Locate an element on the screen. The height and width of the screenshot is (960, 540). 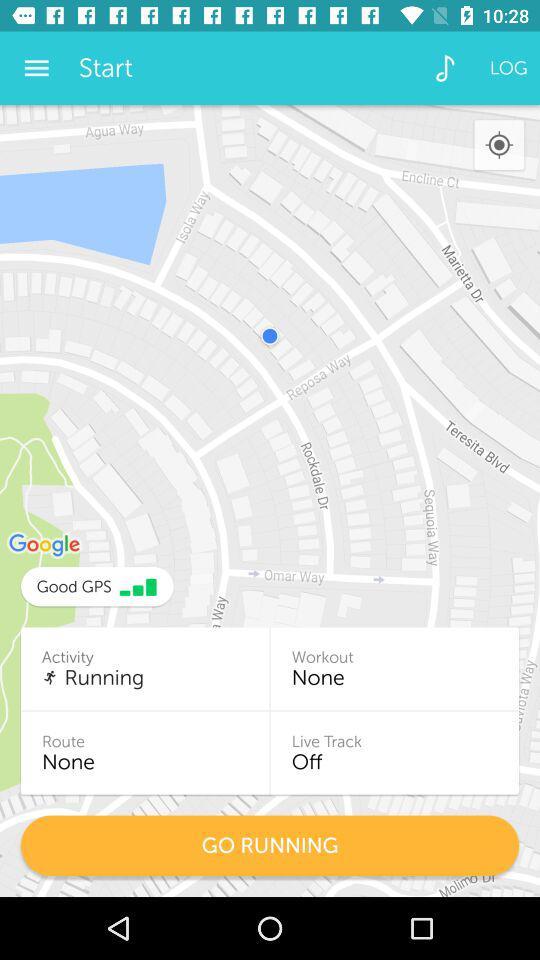
the location_crosshair icon is located at coordinates (498, 144).